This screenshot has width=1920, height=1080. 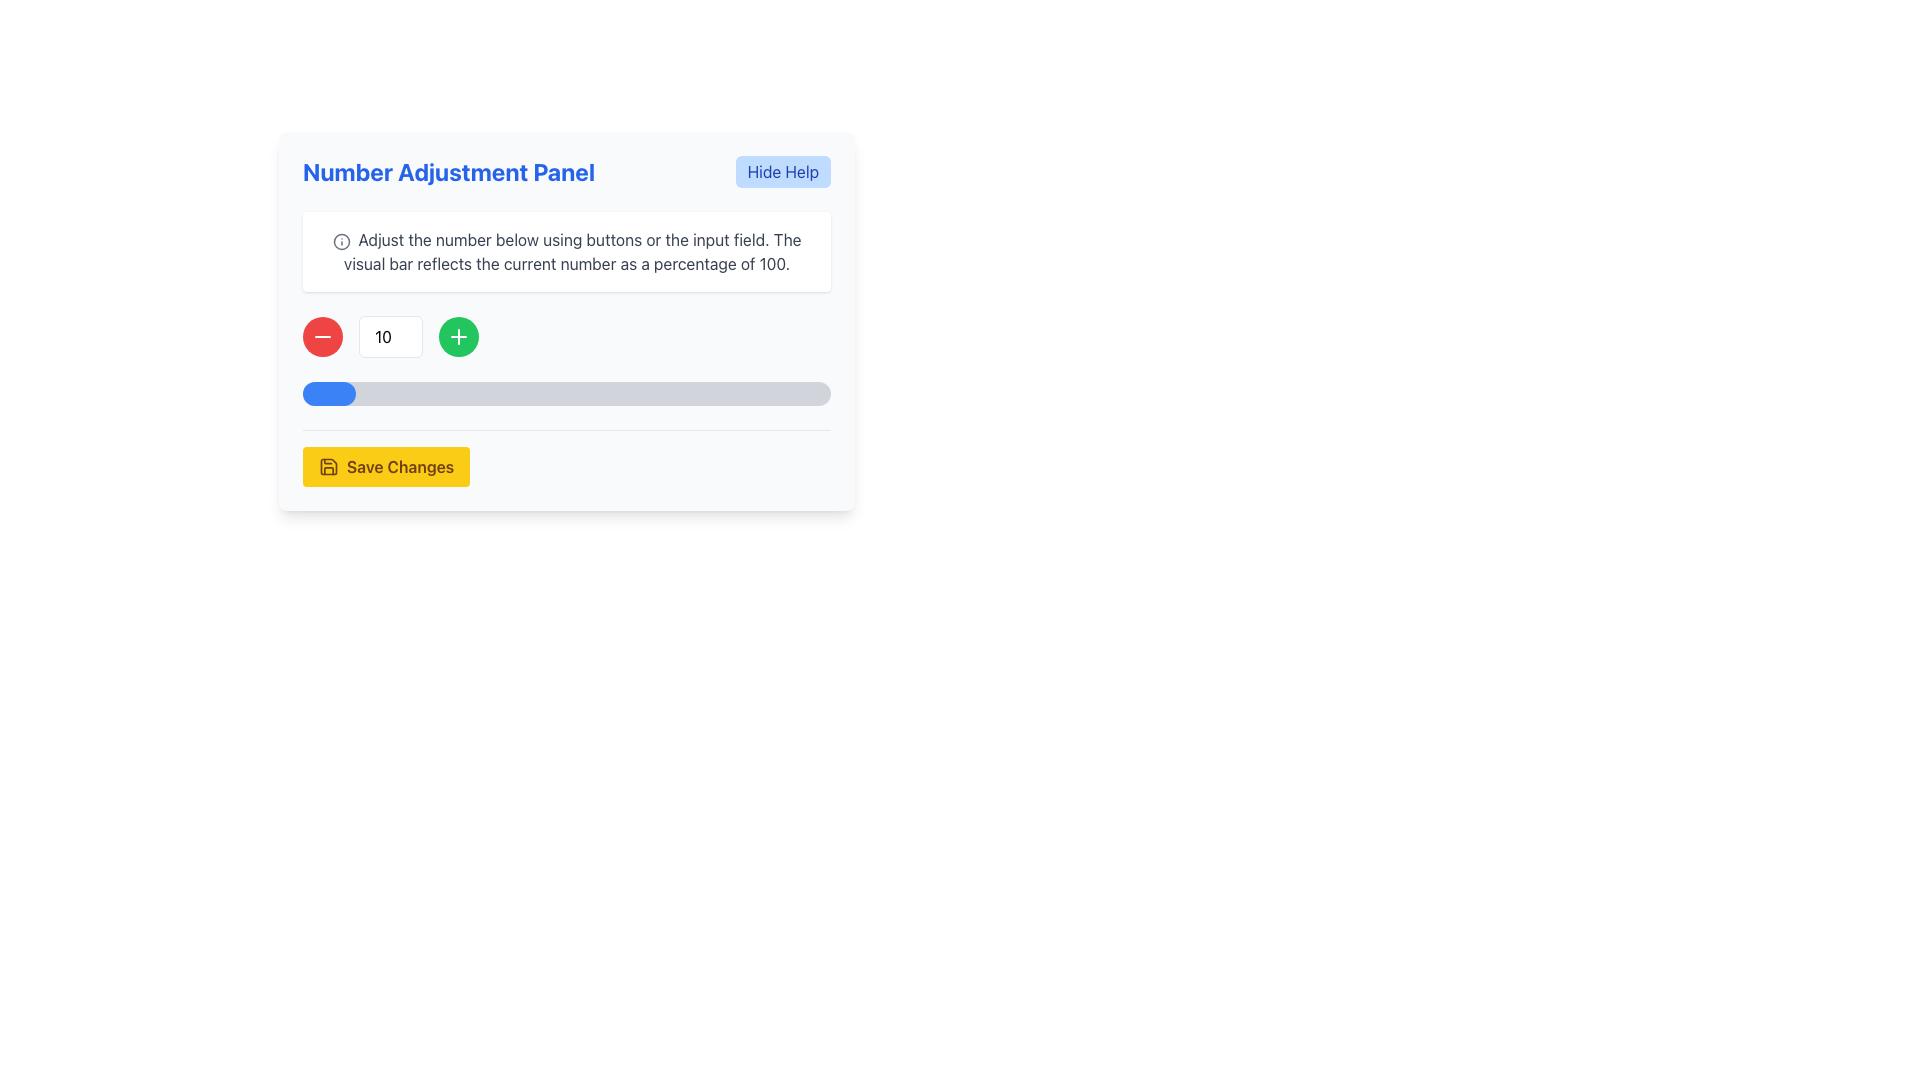 I want to click on the help toggle button located in the top-right corner of the 'Number Adjustment Panel' to toggle the visibility of the help section, so click(x=782, y=171).